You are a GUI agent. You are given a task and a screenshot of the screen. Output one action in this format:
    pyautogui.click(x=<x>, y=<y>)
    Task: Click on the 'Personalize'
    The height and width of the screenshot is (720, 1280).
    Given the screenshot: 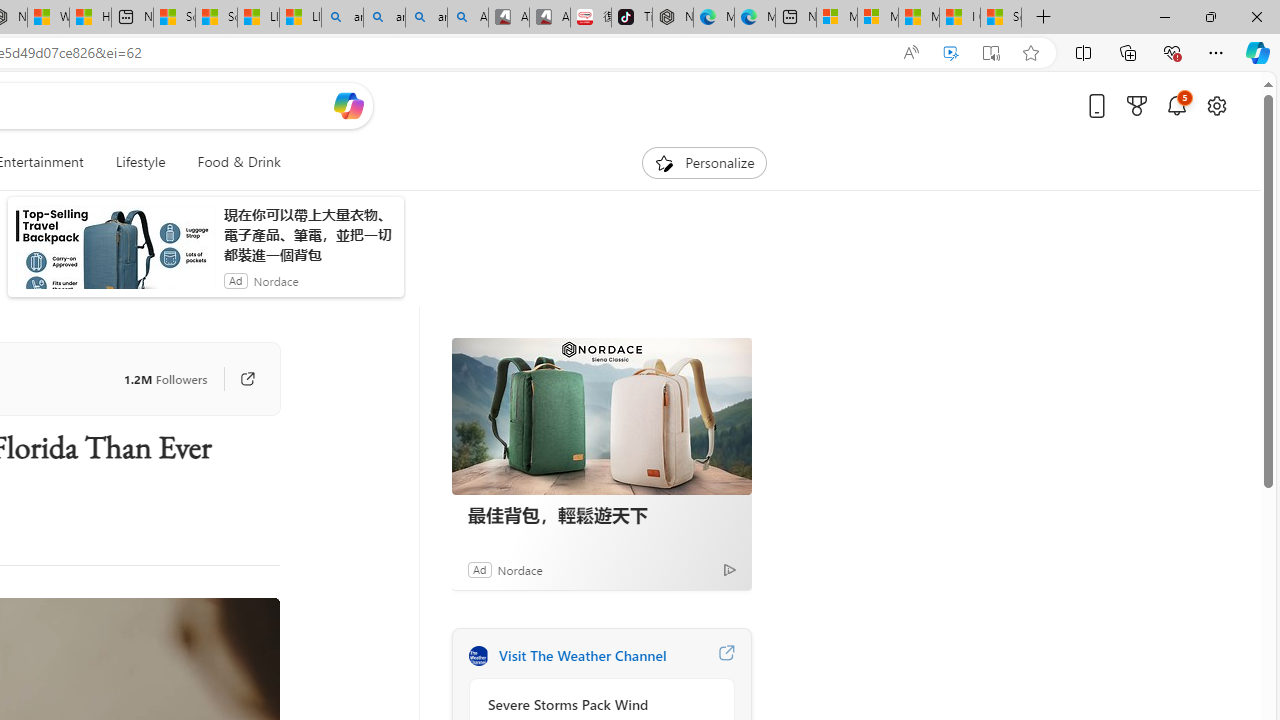 What is the action you would take?
    pyautogui.click(x=704, y=162)
    